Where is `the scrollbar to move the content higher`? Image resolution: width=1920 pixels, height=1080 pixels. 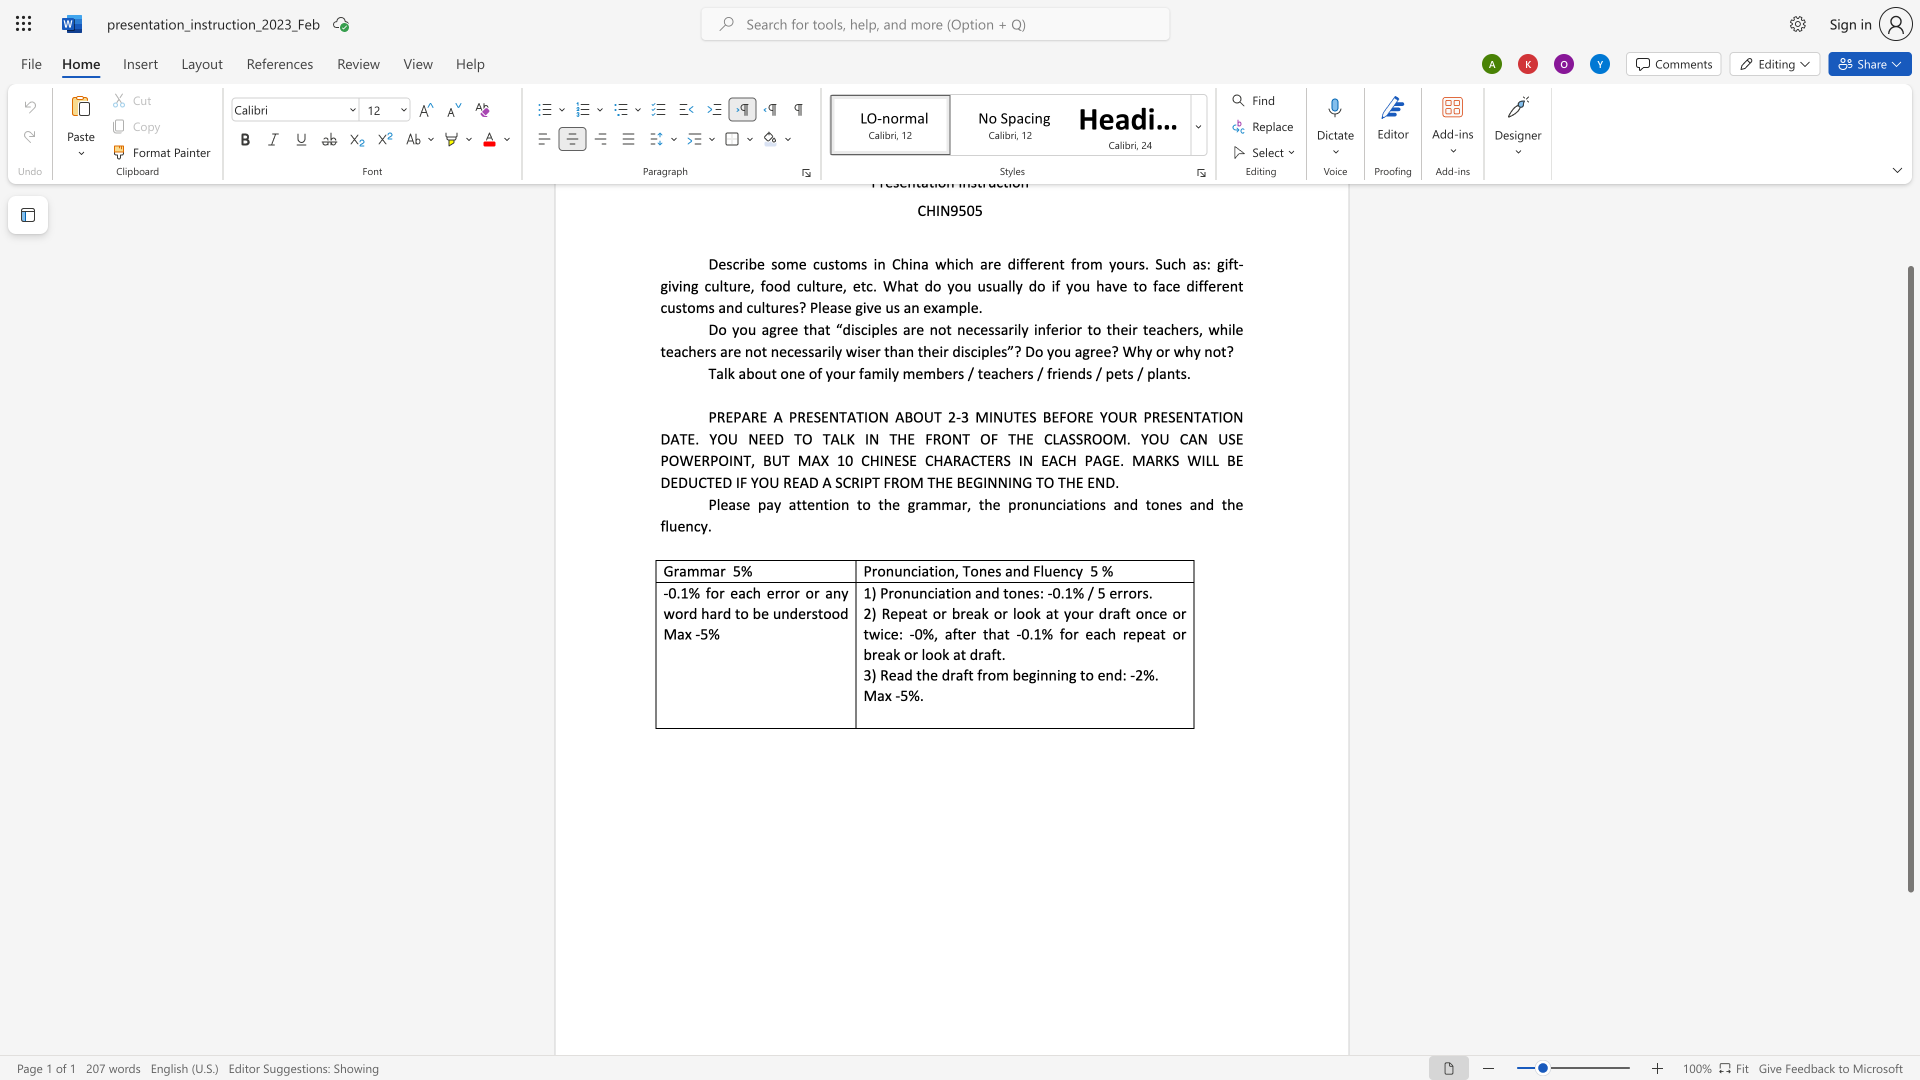
the scrollbar to move the content higher is located at coordinates (1909, 249).